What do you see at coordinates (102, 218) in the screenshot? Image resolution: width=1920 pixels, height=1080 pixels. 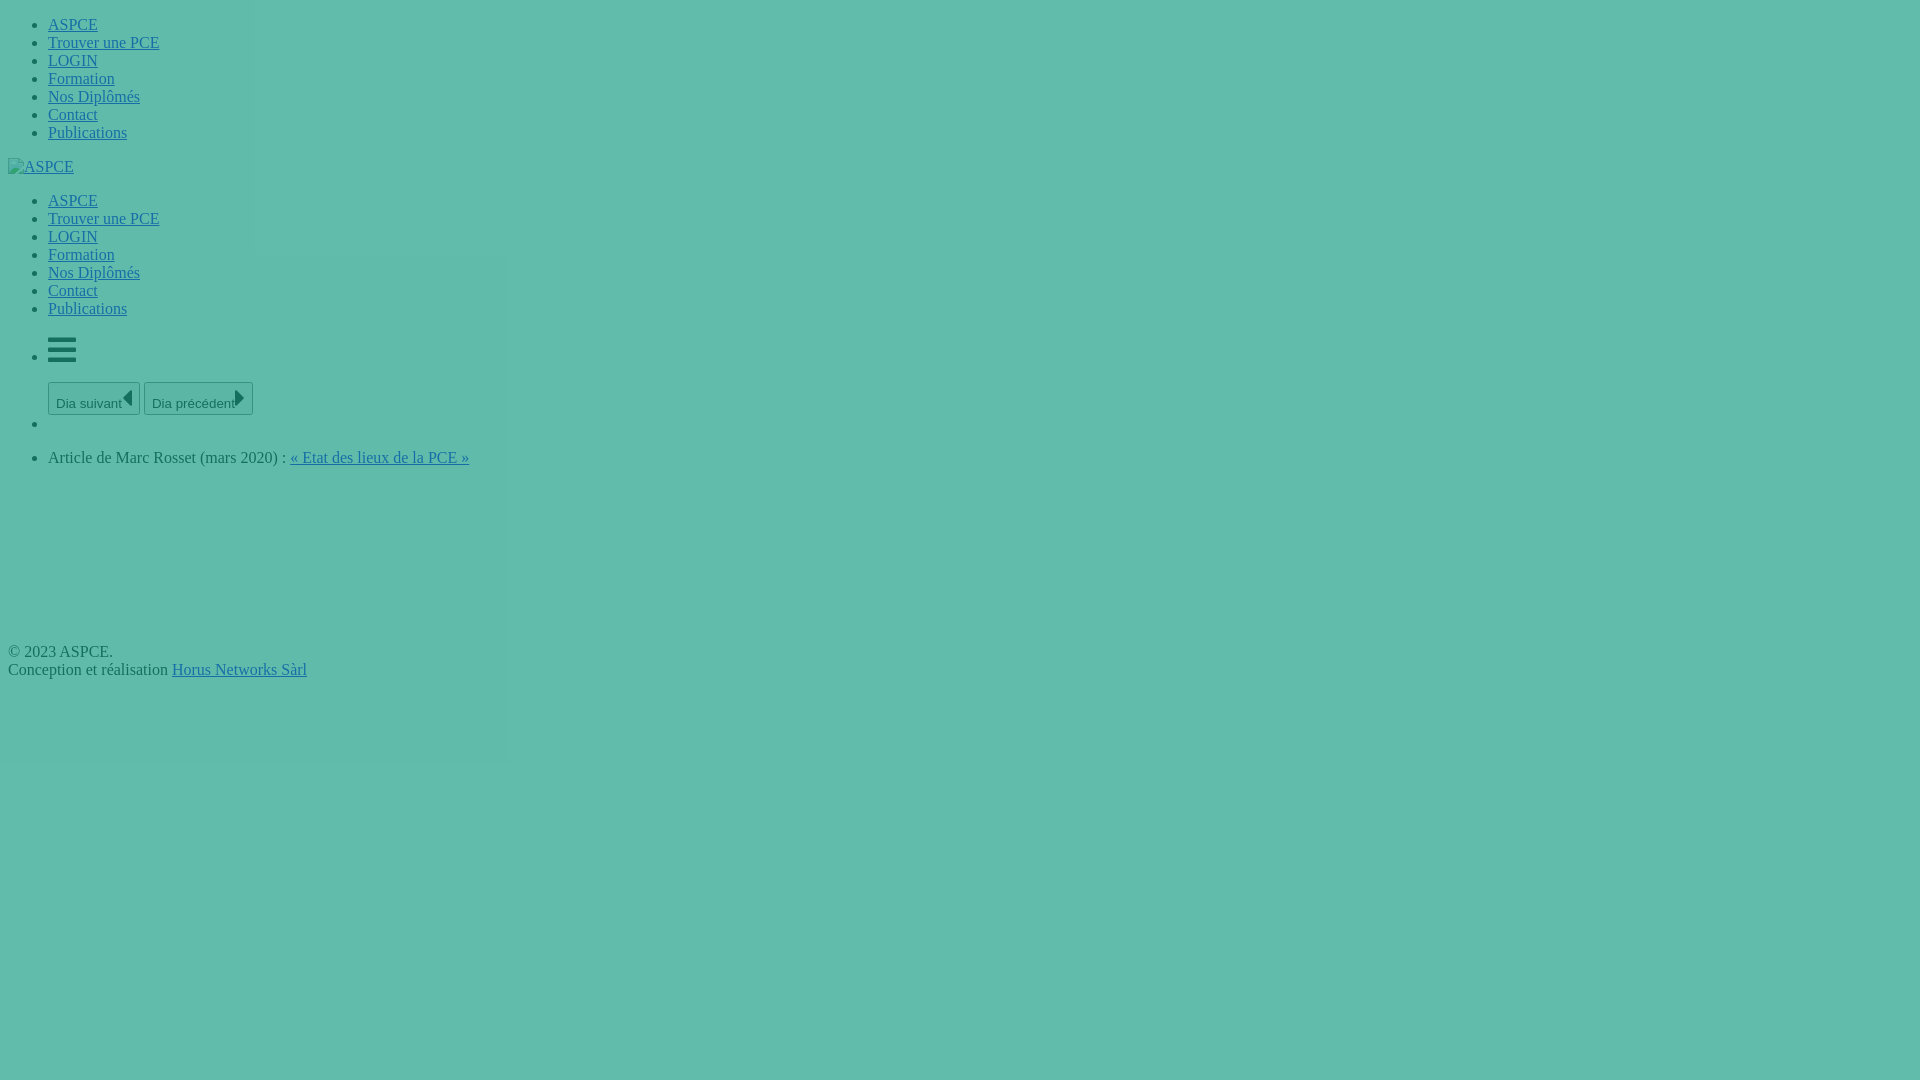 I see `'Trouver une PCE'` at bounding box center [102, 218].